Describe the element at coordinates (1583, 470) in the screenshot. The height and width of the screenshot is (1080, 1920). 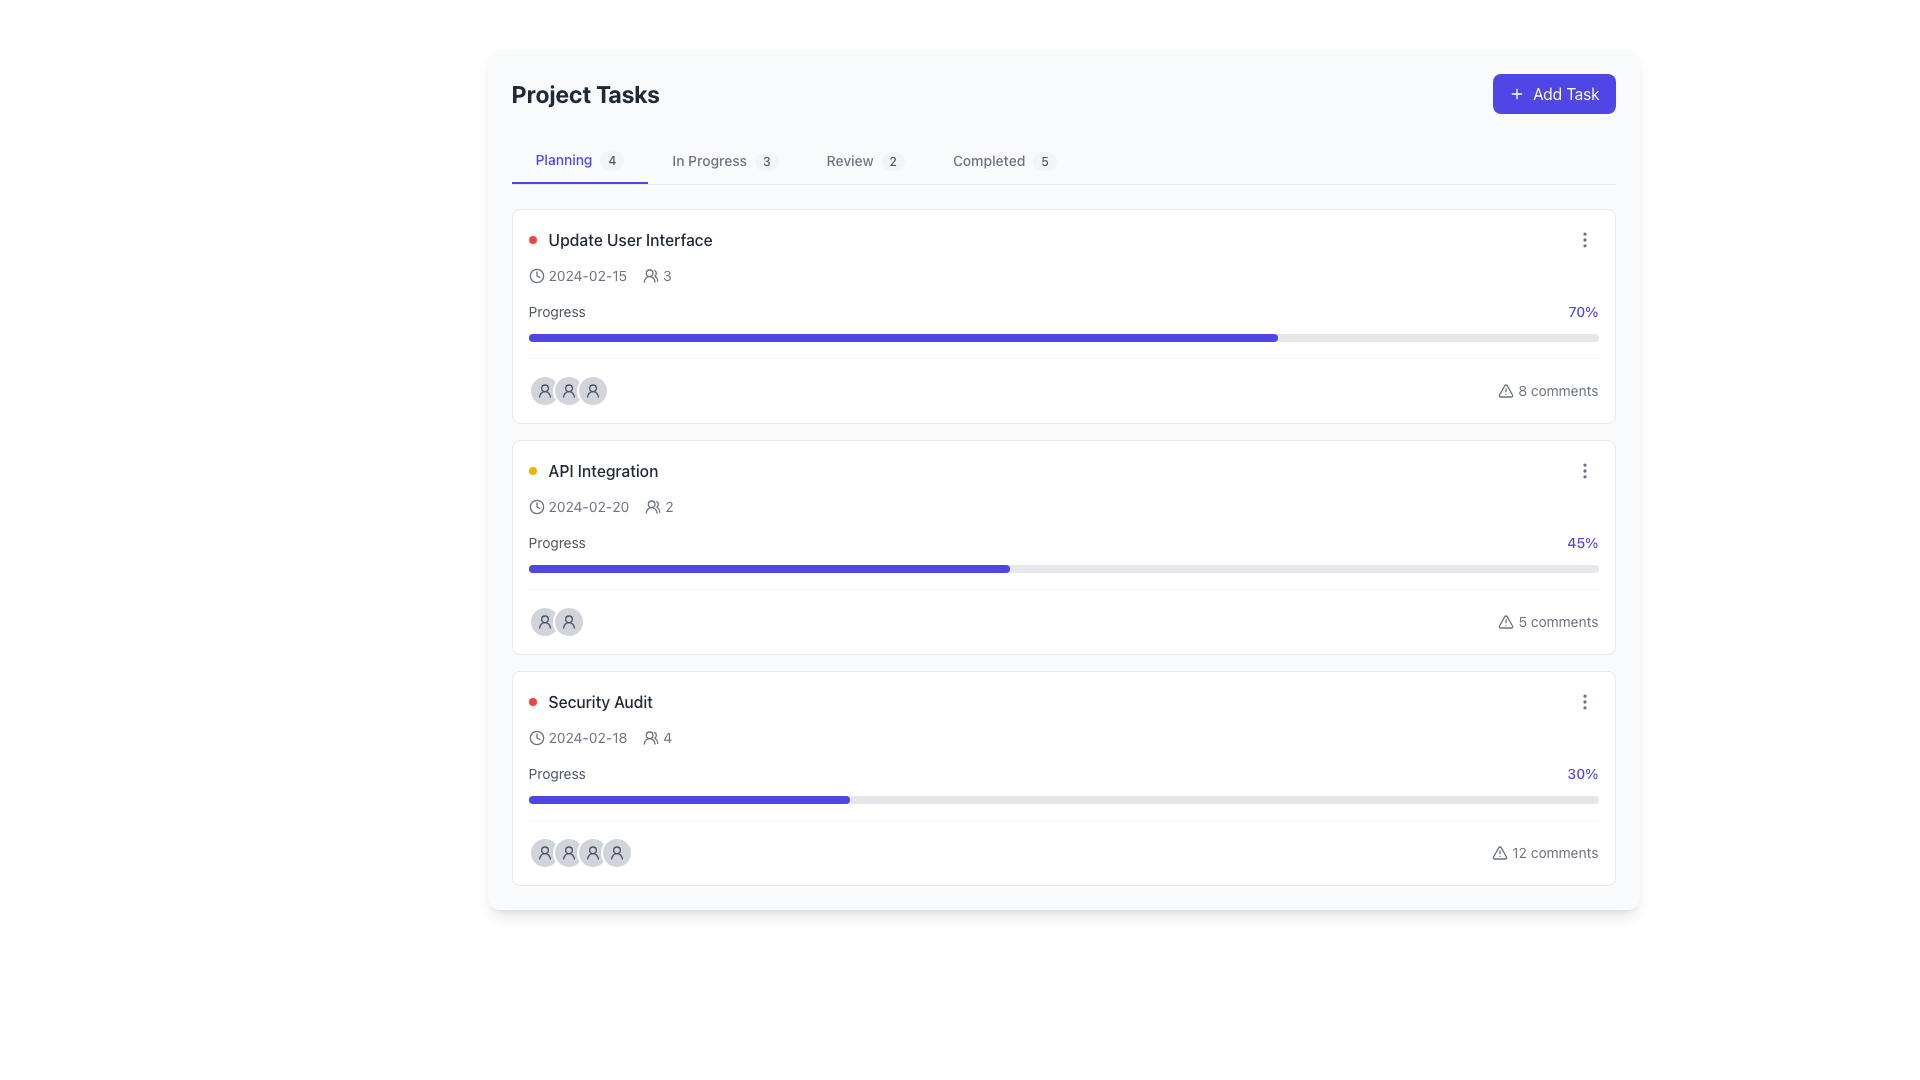
I see `the 'more options' button located in the top-right corner of the 'API Integration' task section` at that location.